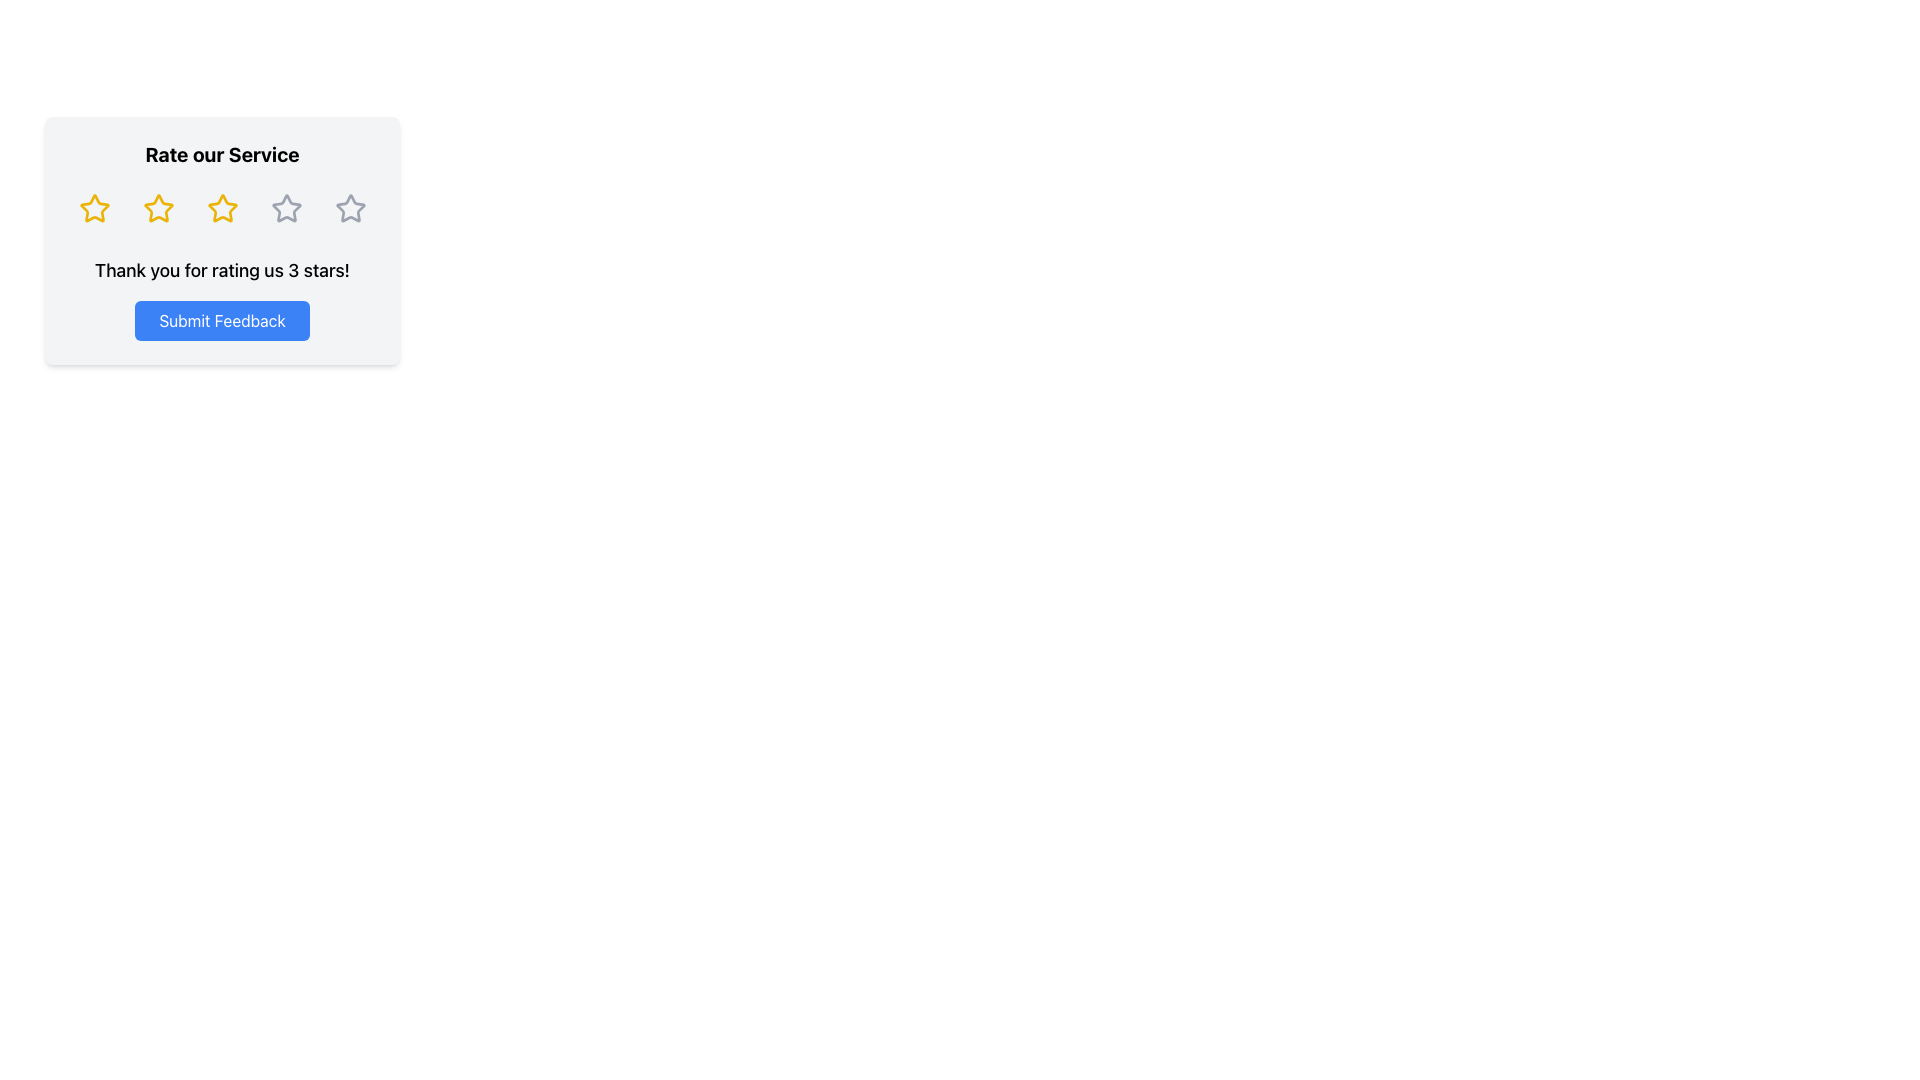  What do you see at coordinates (222, 208) in the screenshot?
I see `the third star icon in the horizontal row of five stars, which is highlighted in yellow` at bounding box center [222, 208].